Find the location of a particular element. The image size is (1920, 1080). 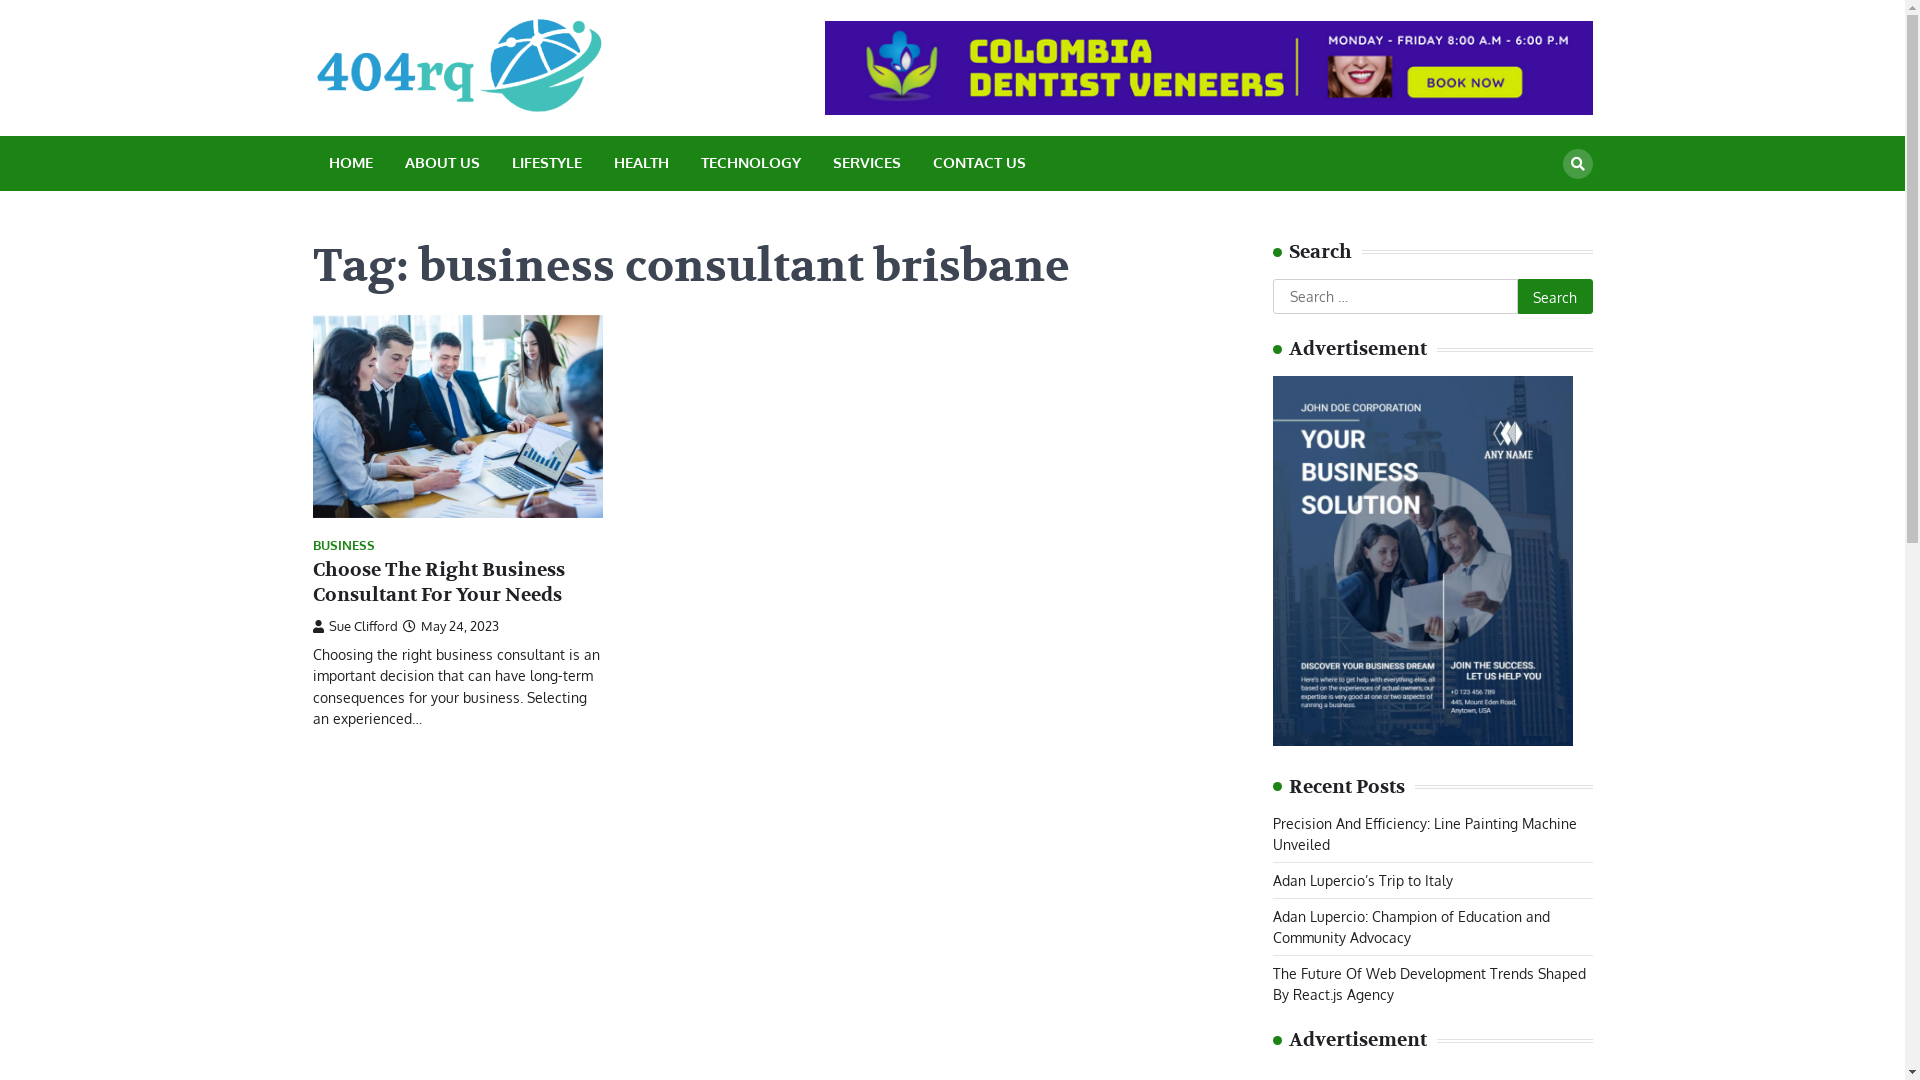

'Search' is located at coordinates (1554, 297).